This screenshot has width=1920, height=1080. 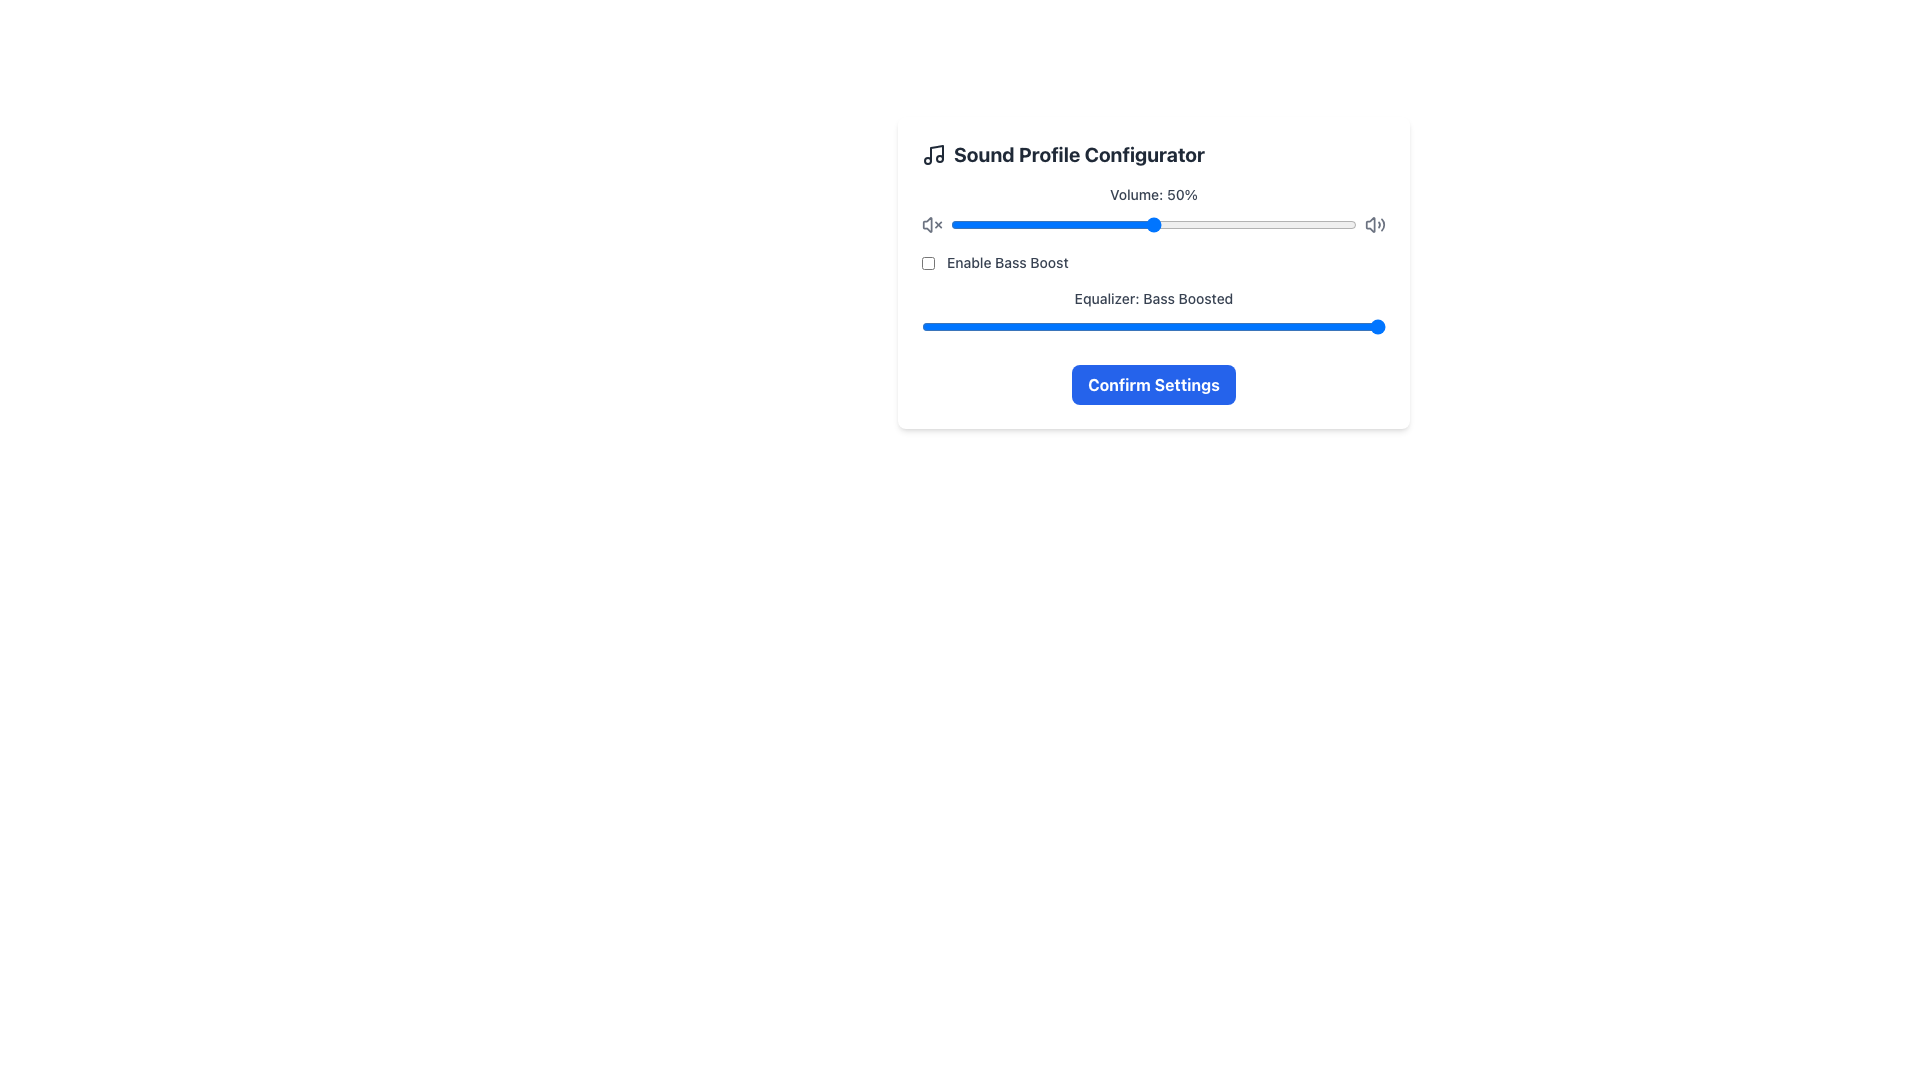 What do you see at coordinates (1075, 326) in the screenshot?
I see `the equalizer level` at bounding box center [1075, 326].